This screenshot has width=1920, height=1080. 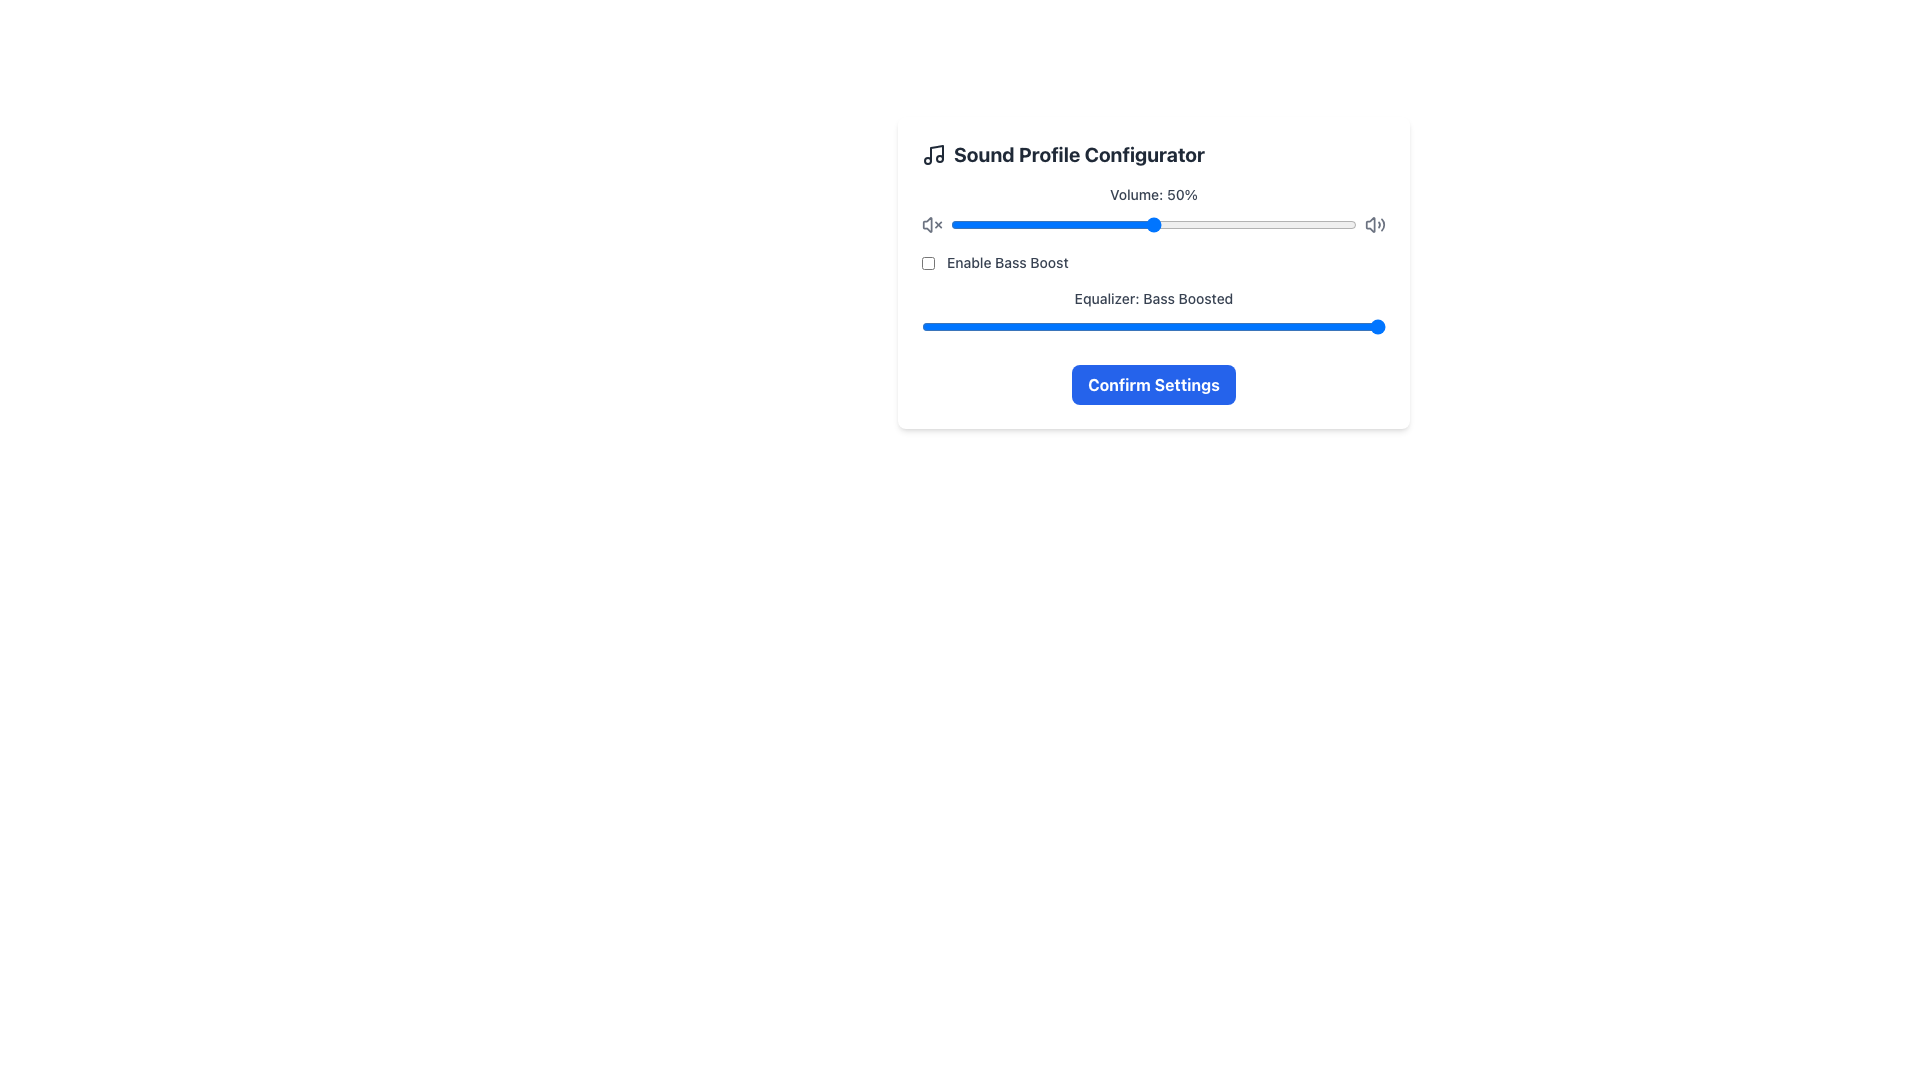 What do you see at coordinates (1075, 326) in the screenshot?
I see `the equalizer level` at bounding box center [1075, 326].